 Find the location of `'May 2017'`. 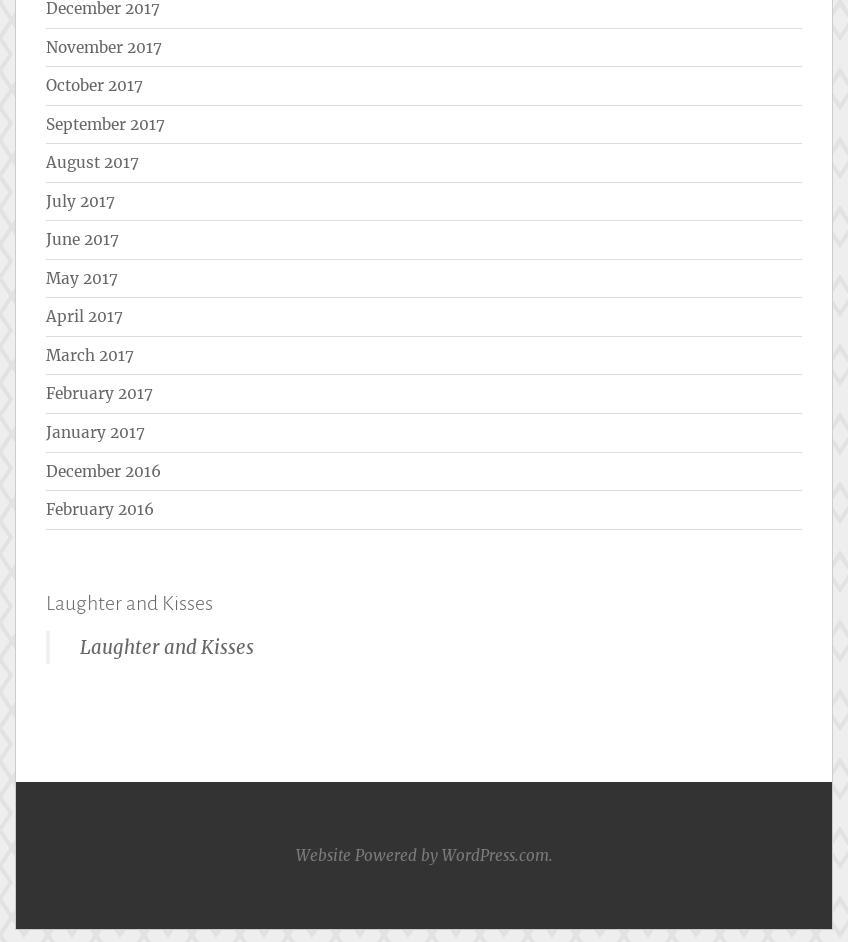

'May 2017' is located at coordinates (82, 276).